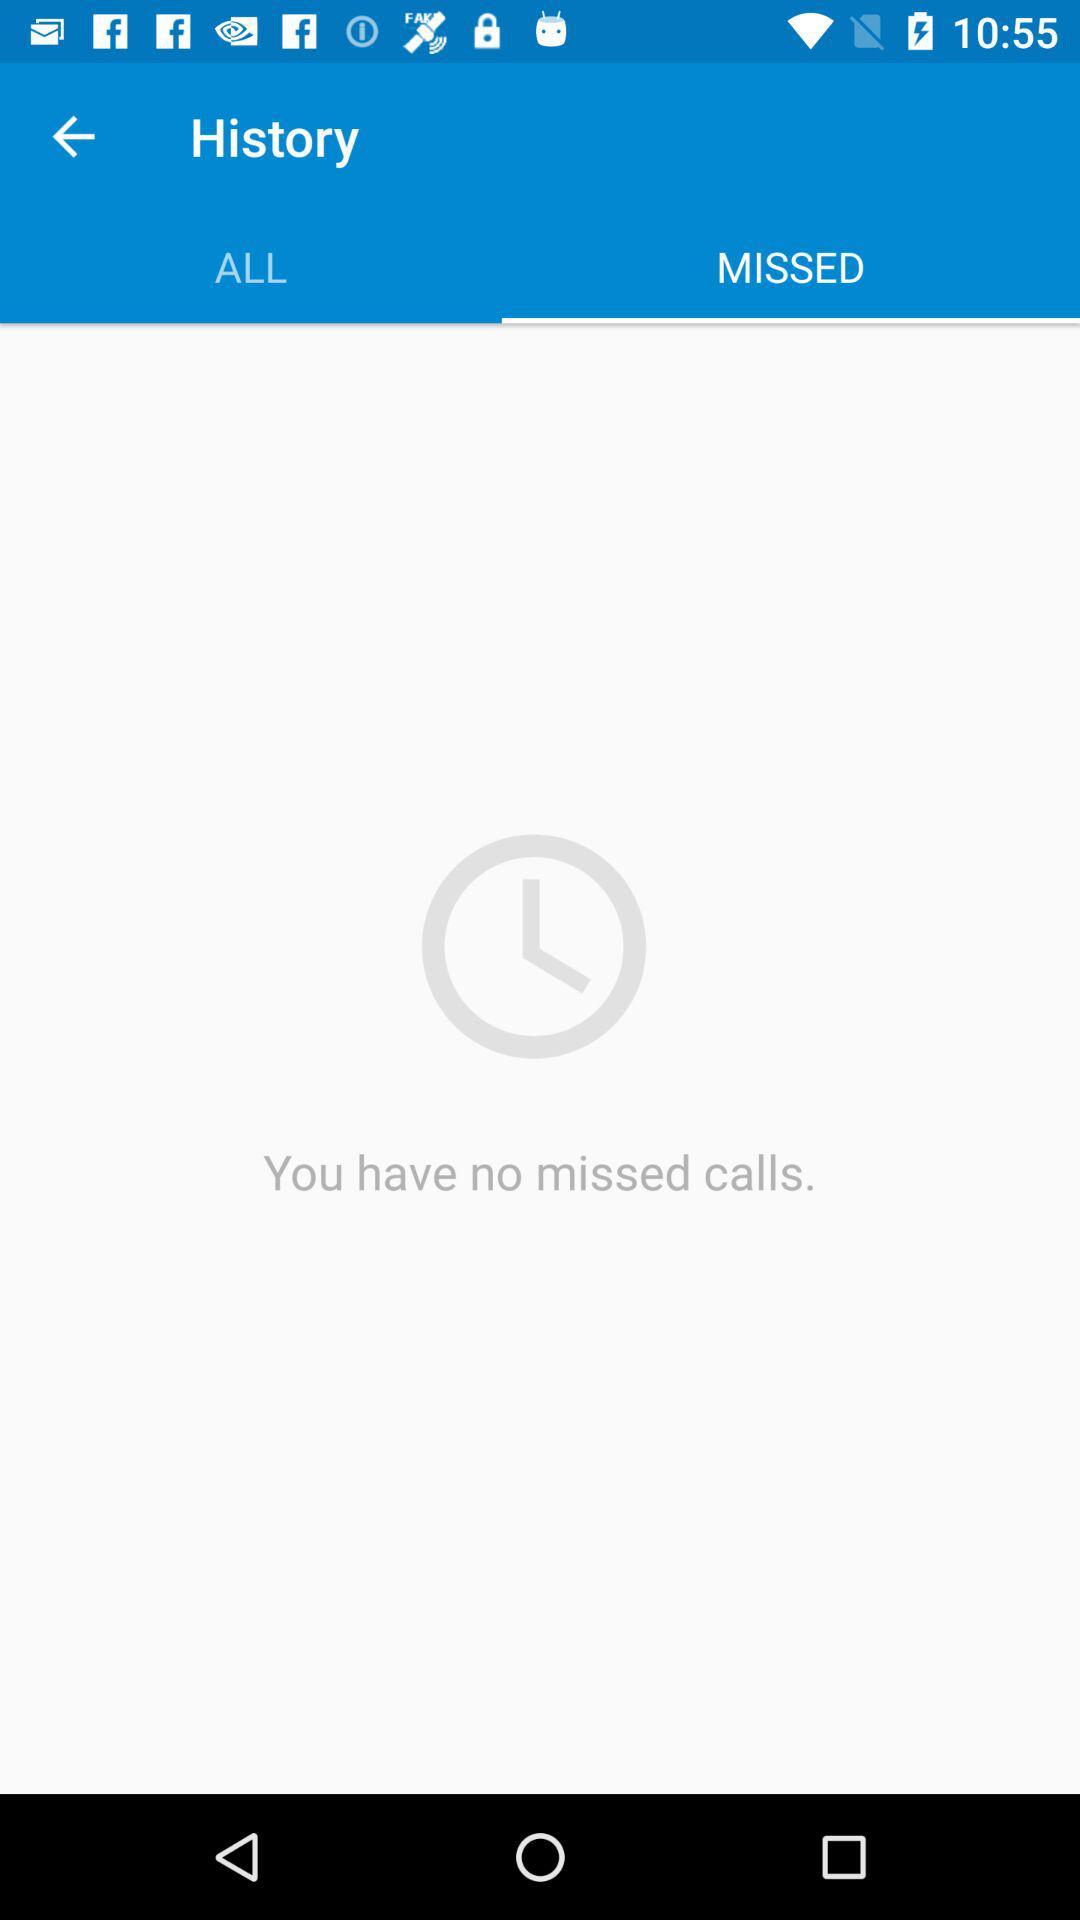  Describe the element at coordinates (249, 265) in the screenshot. I see `the icon next to missed` at that location.